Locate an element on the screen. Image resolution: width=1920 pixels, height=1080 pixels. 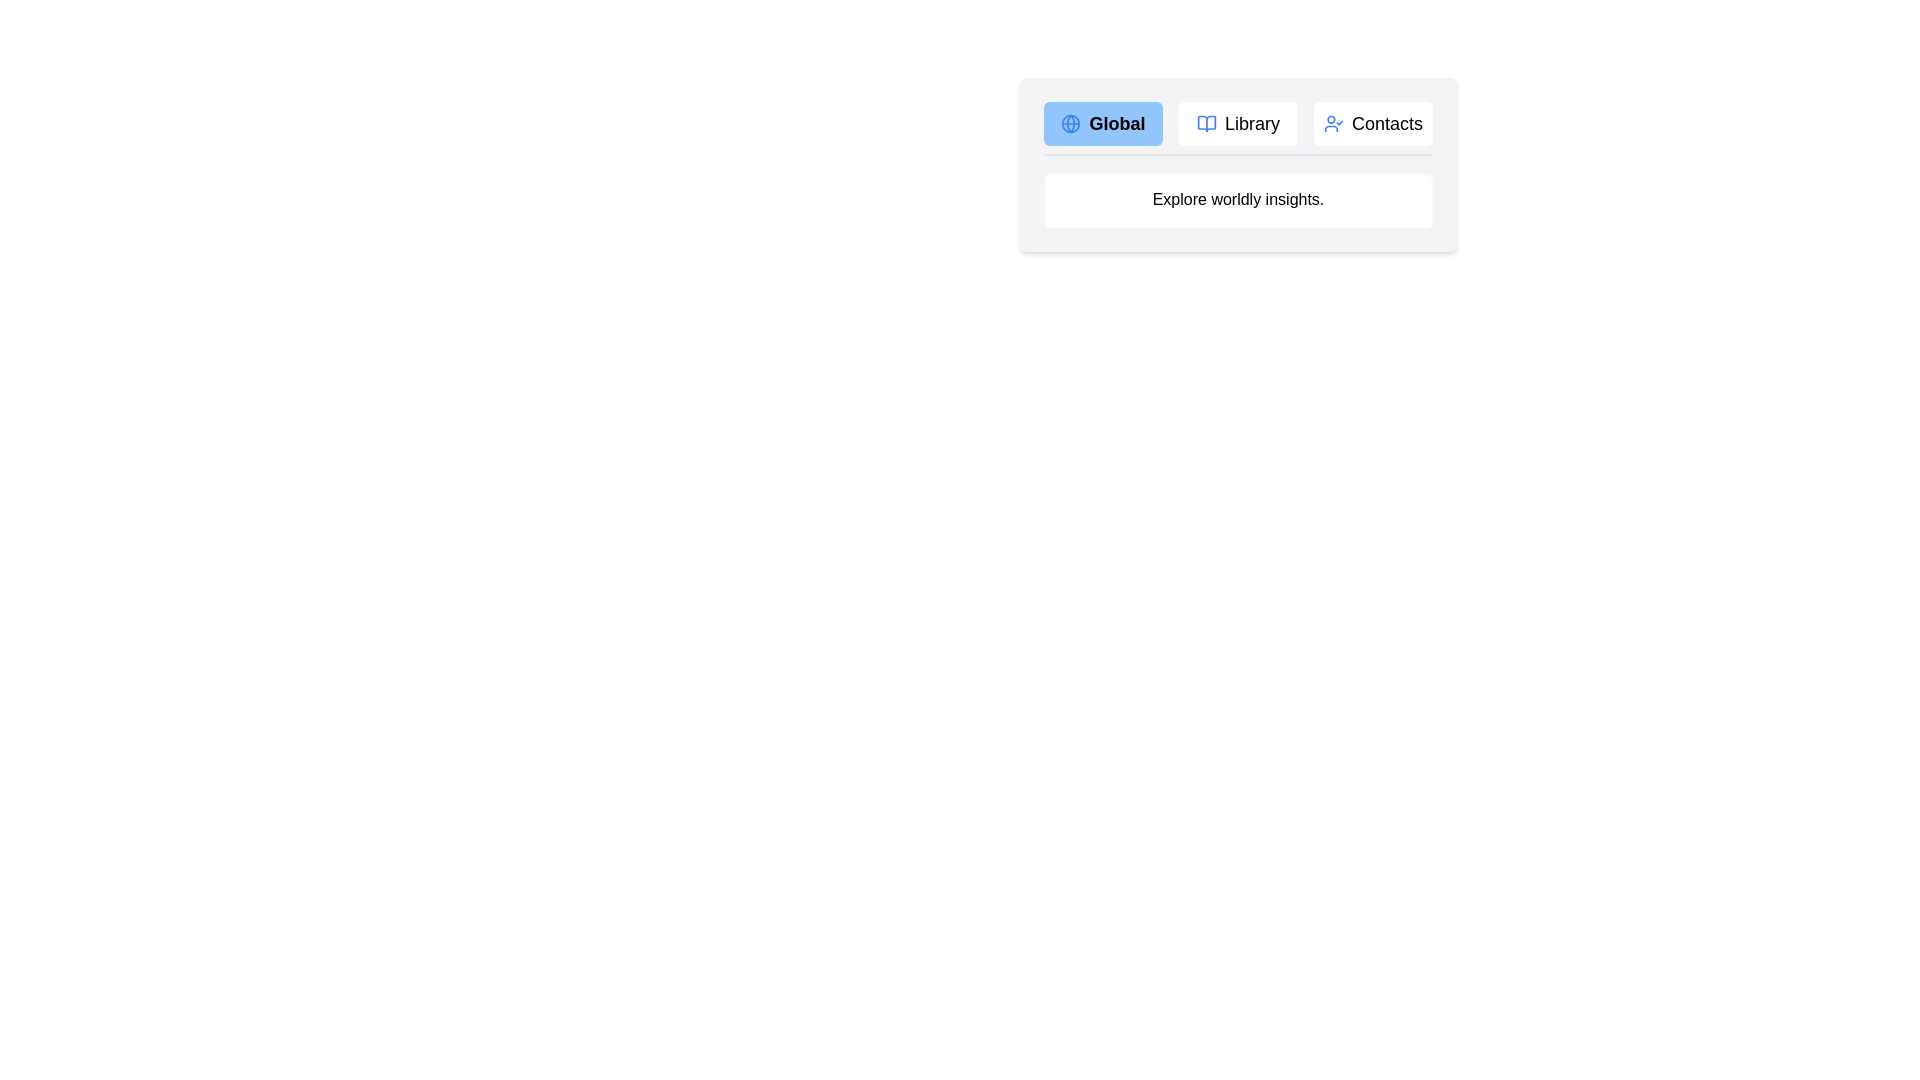
the Library tab is located at coordinates (1237, 123).